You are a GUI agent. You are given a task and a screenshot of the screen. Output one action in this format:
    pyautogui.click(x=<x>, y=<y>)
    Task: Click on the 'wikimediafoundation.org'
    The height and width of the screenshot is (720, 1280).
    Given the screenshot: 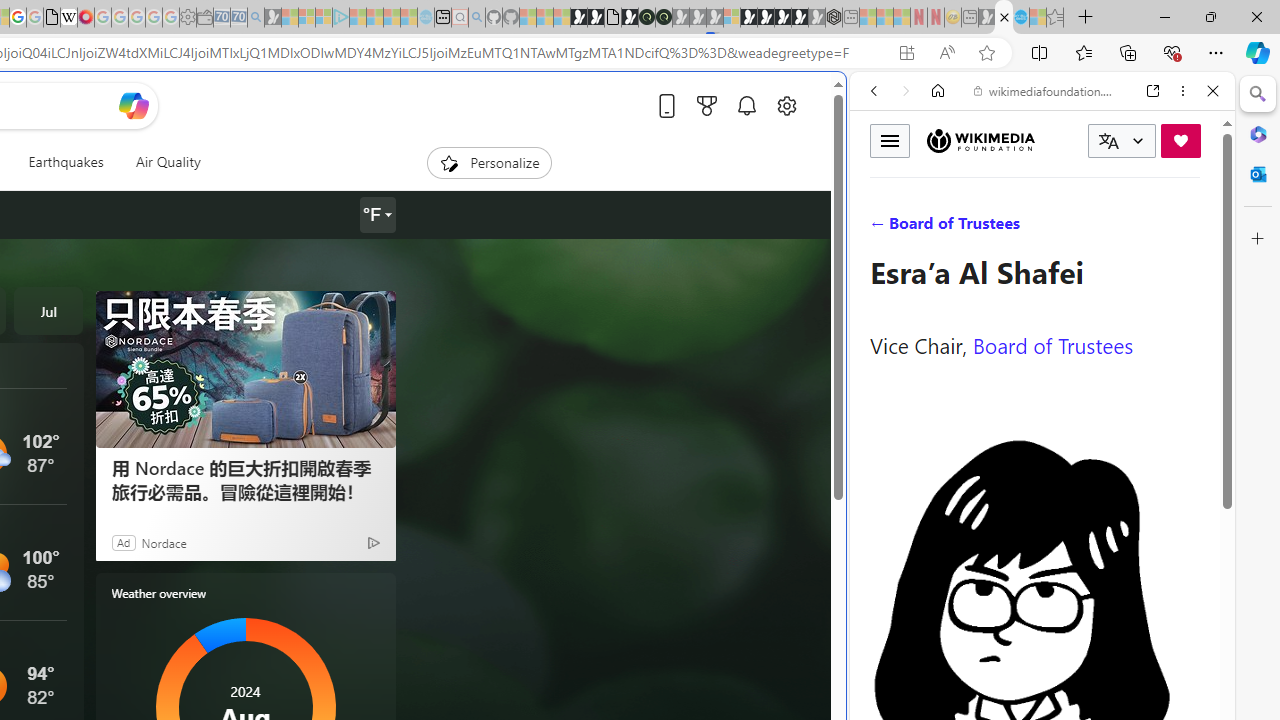 What is the action you would take?
    pyautogui.click(x=1045, y=91)
    